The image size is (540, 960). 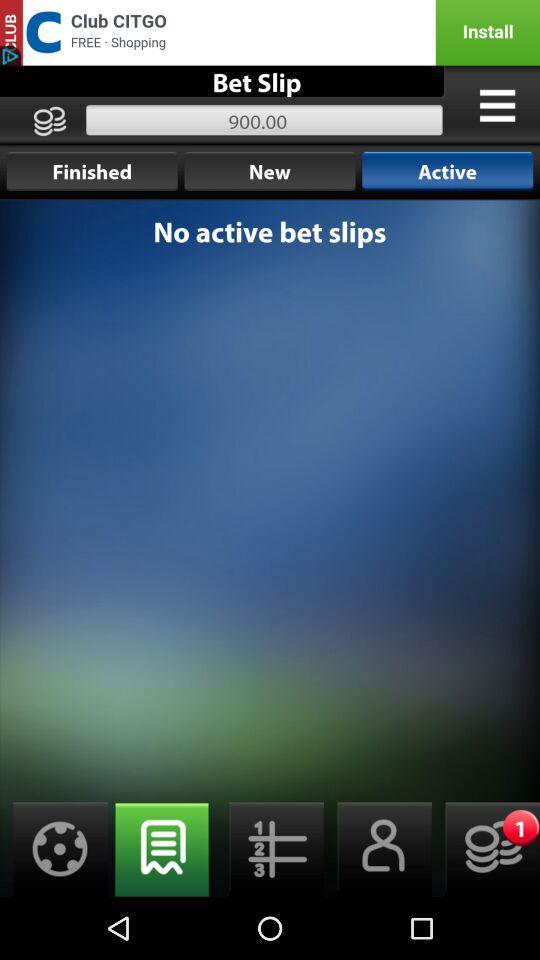 I want to click on open contacts, so click(x=378, y=848).